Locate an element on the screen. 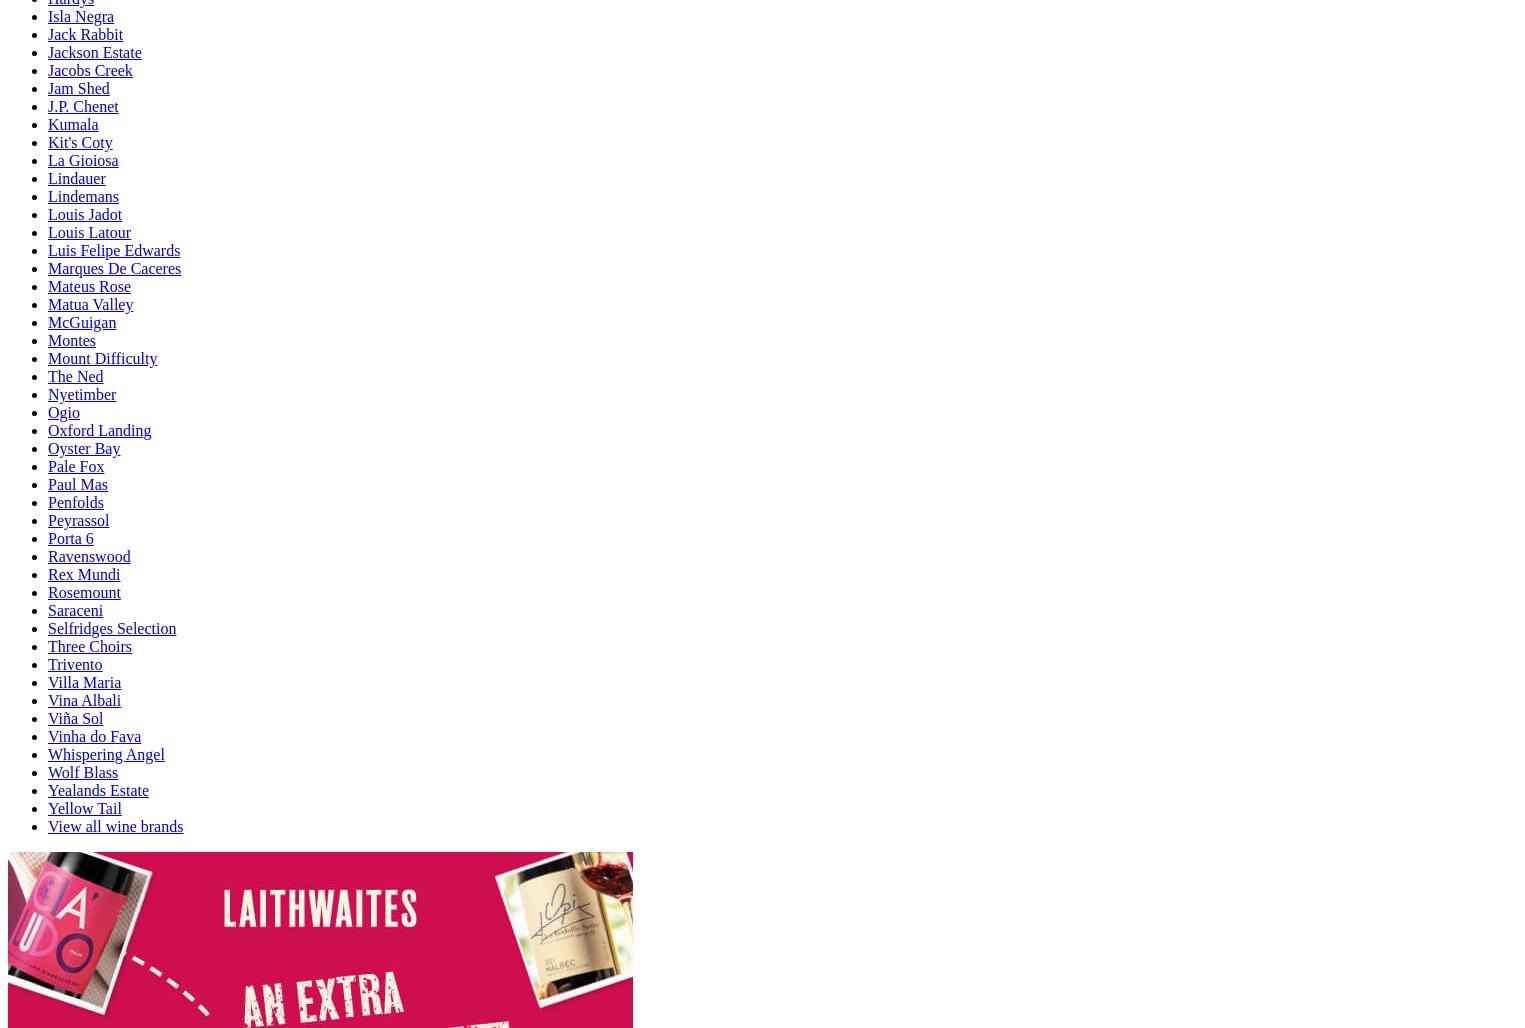  'Kit's Coty' is located at coordinates (47, 141).